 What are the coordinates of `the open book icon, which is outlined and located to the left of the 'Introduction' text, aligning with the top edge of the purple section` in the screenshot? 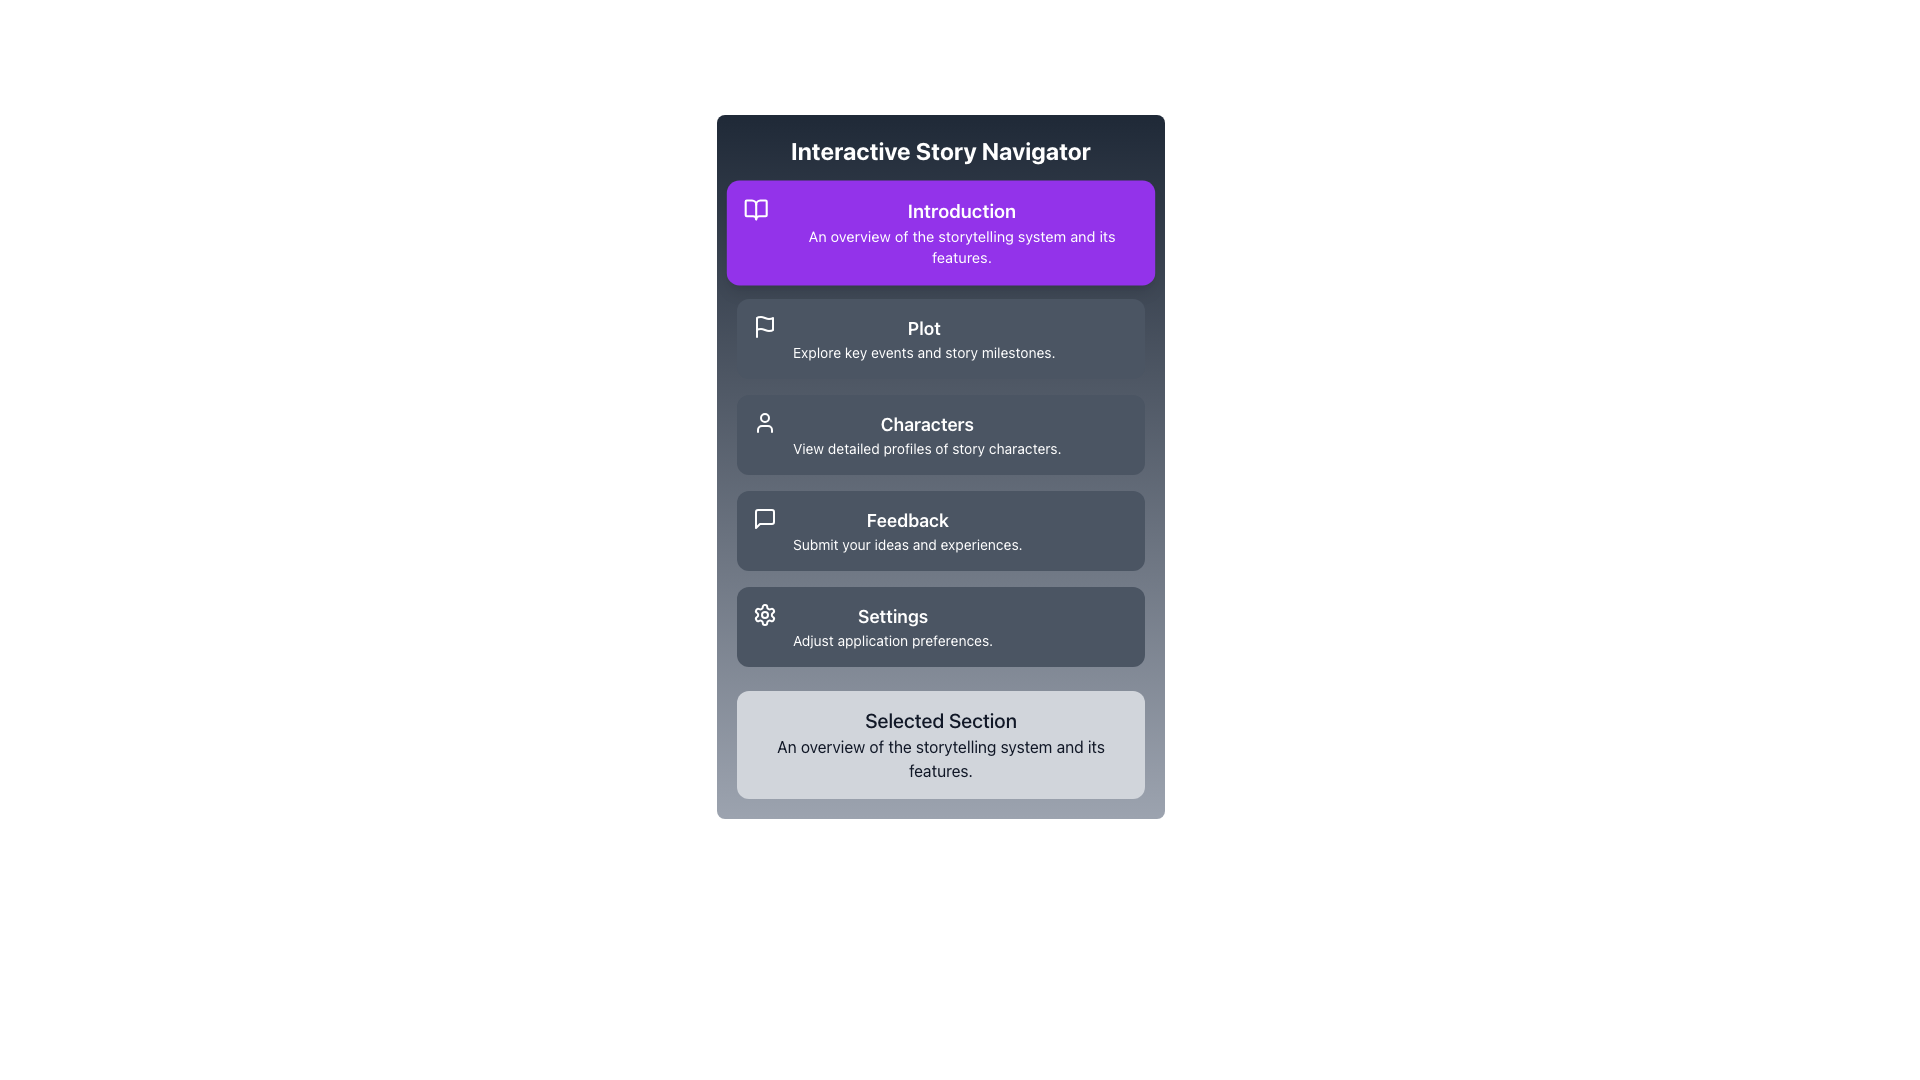 It's located at (755, 209).